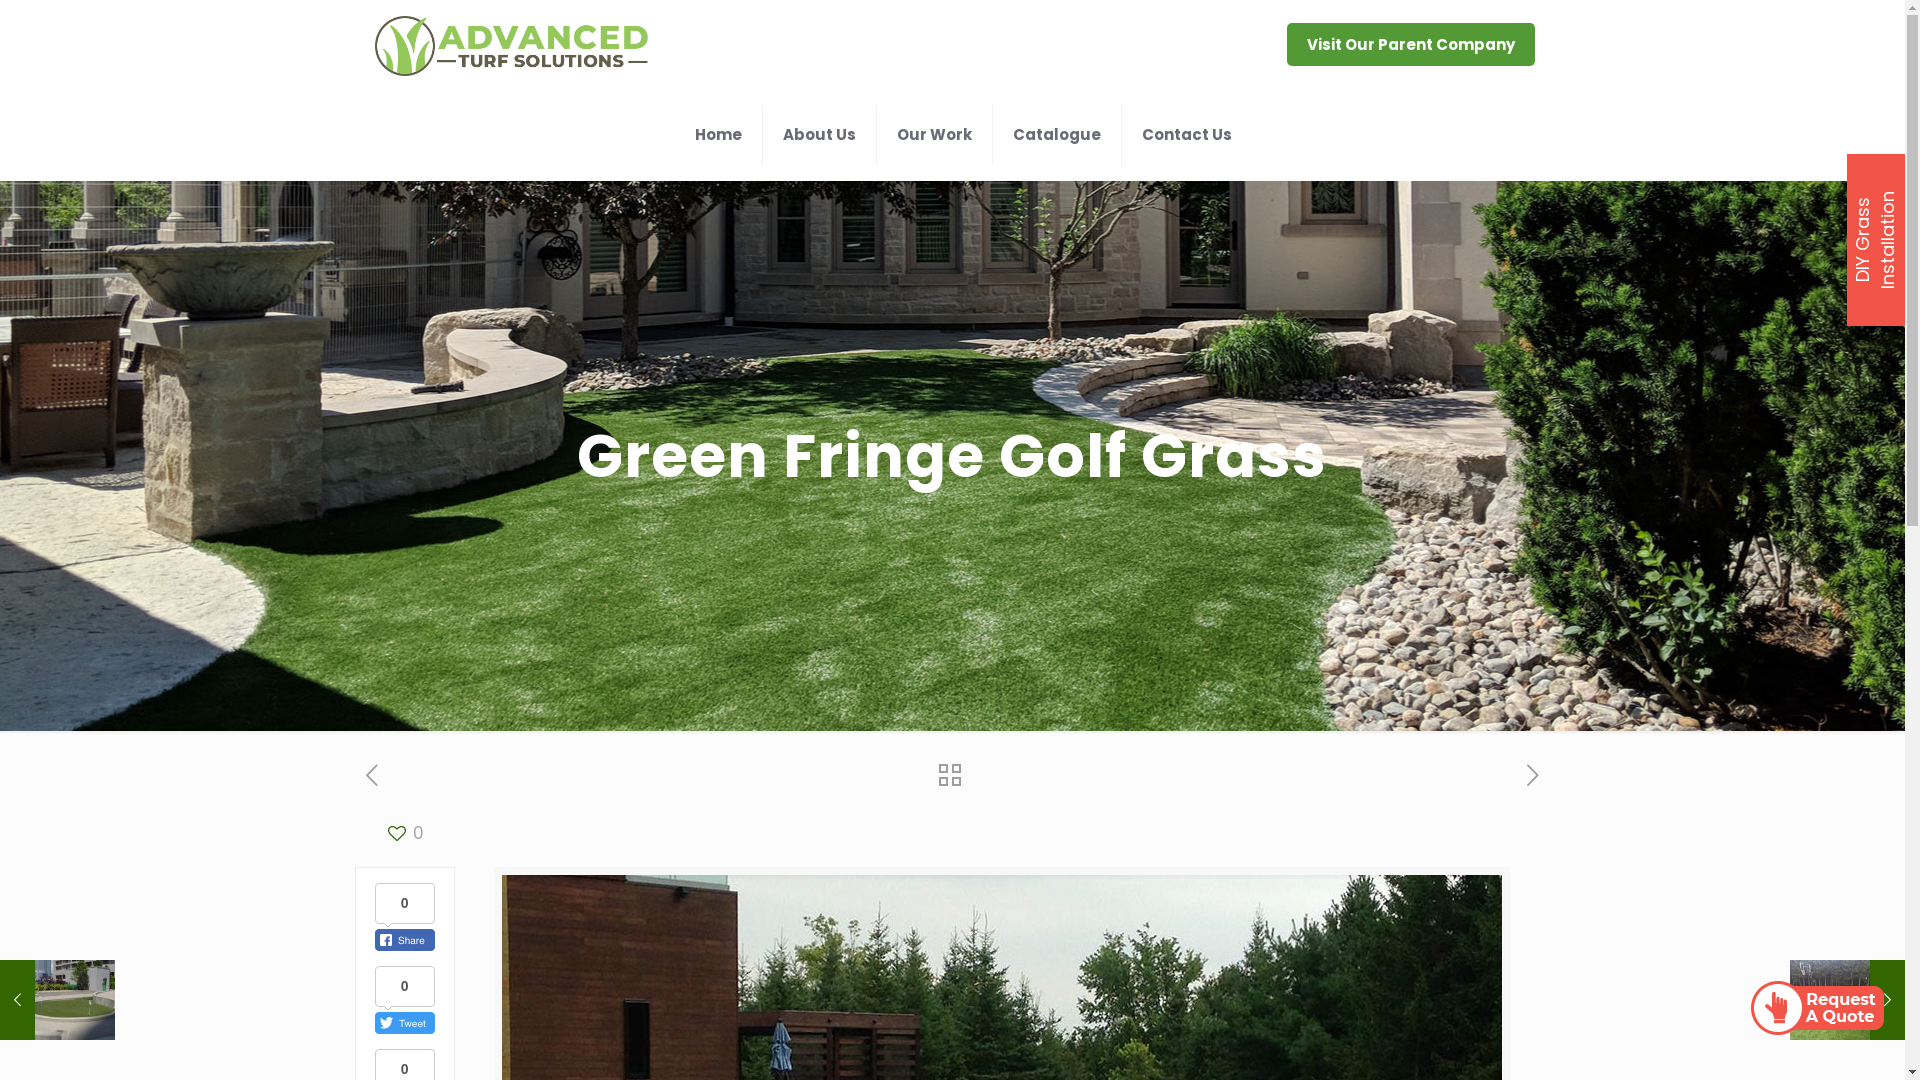  I want to click on 'Visit Our Parent Company', so click(1410, 44).